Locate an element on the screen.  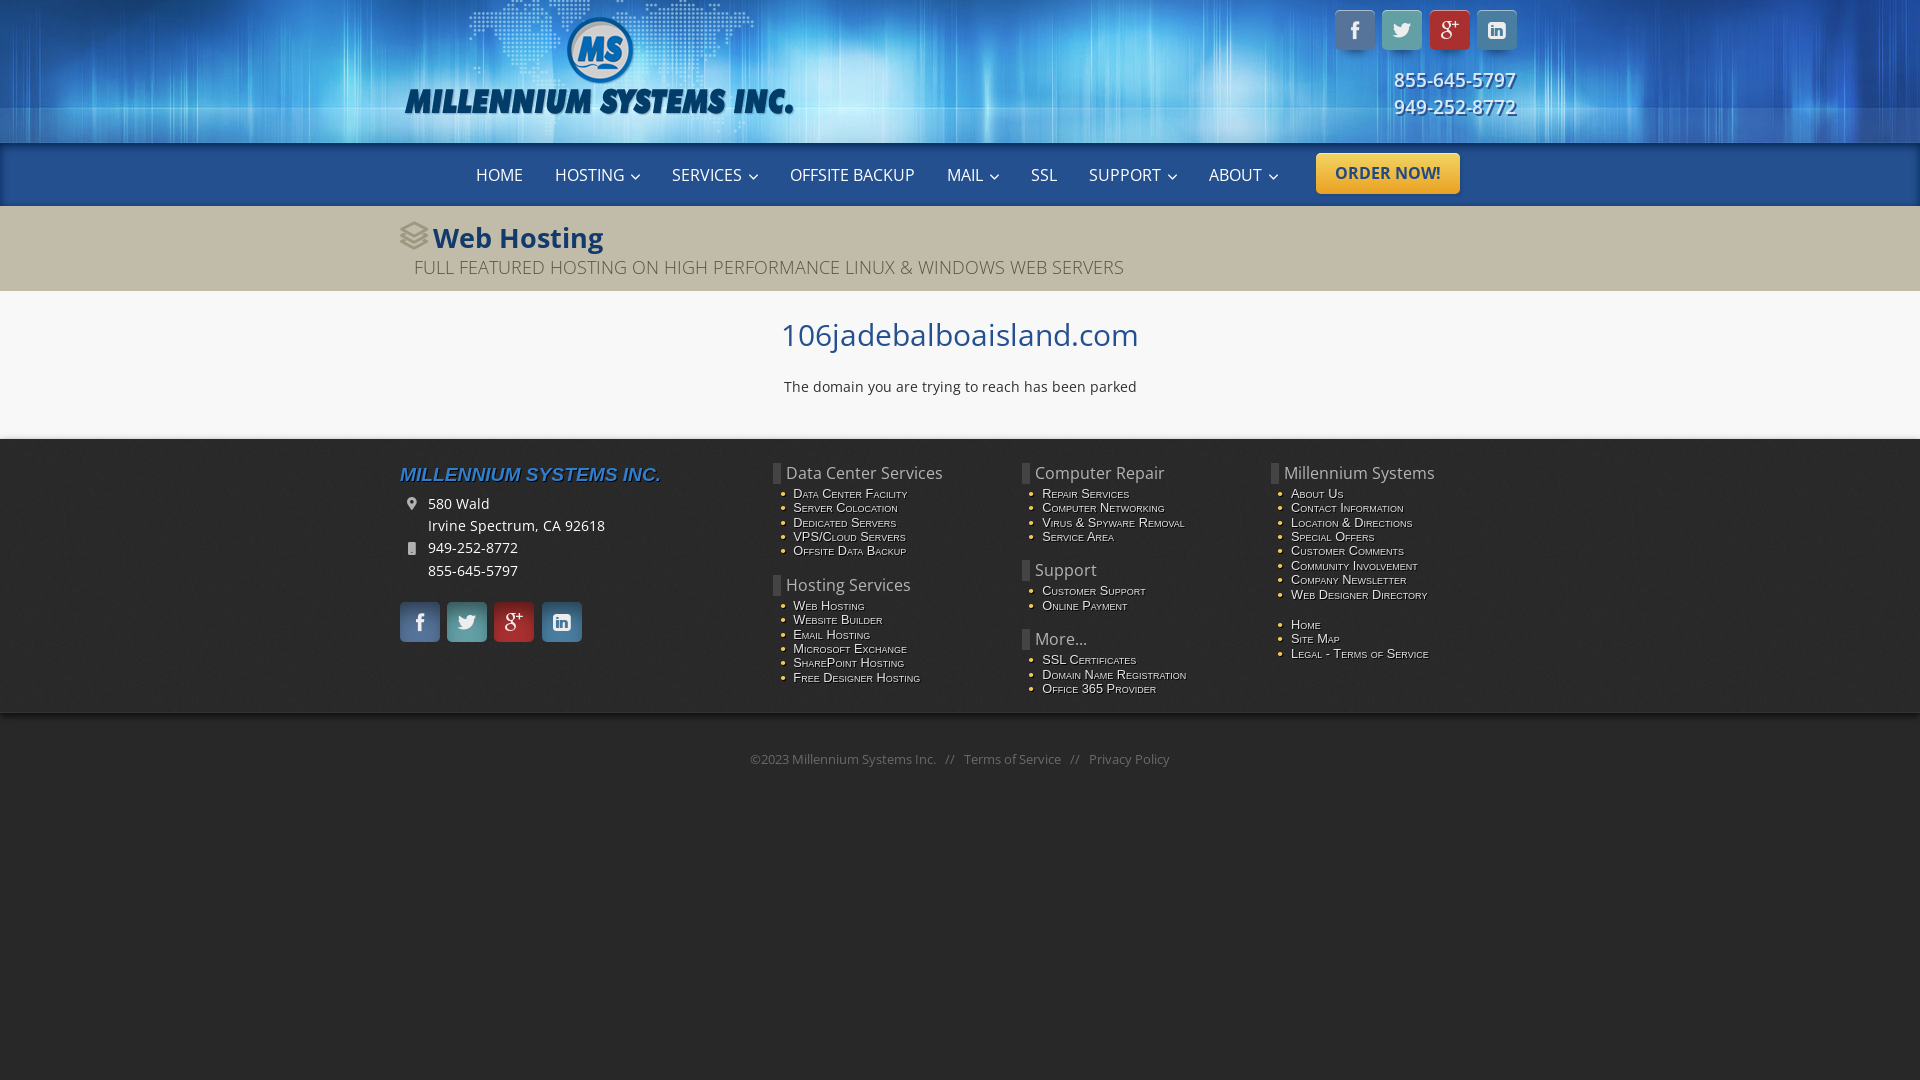
'Free Designer Hosting' is located at coordinates (856, 676).